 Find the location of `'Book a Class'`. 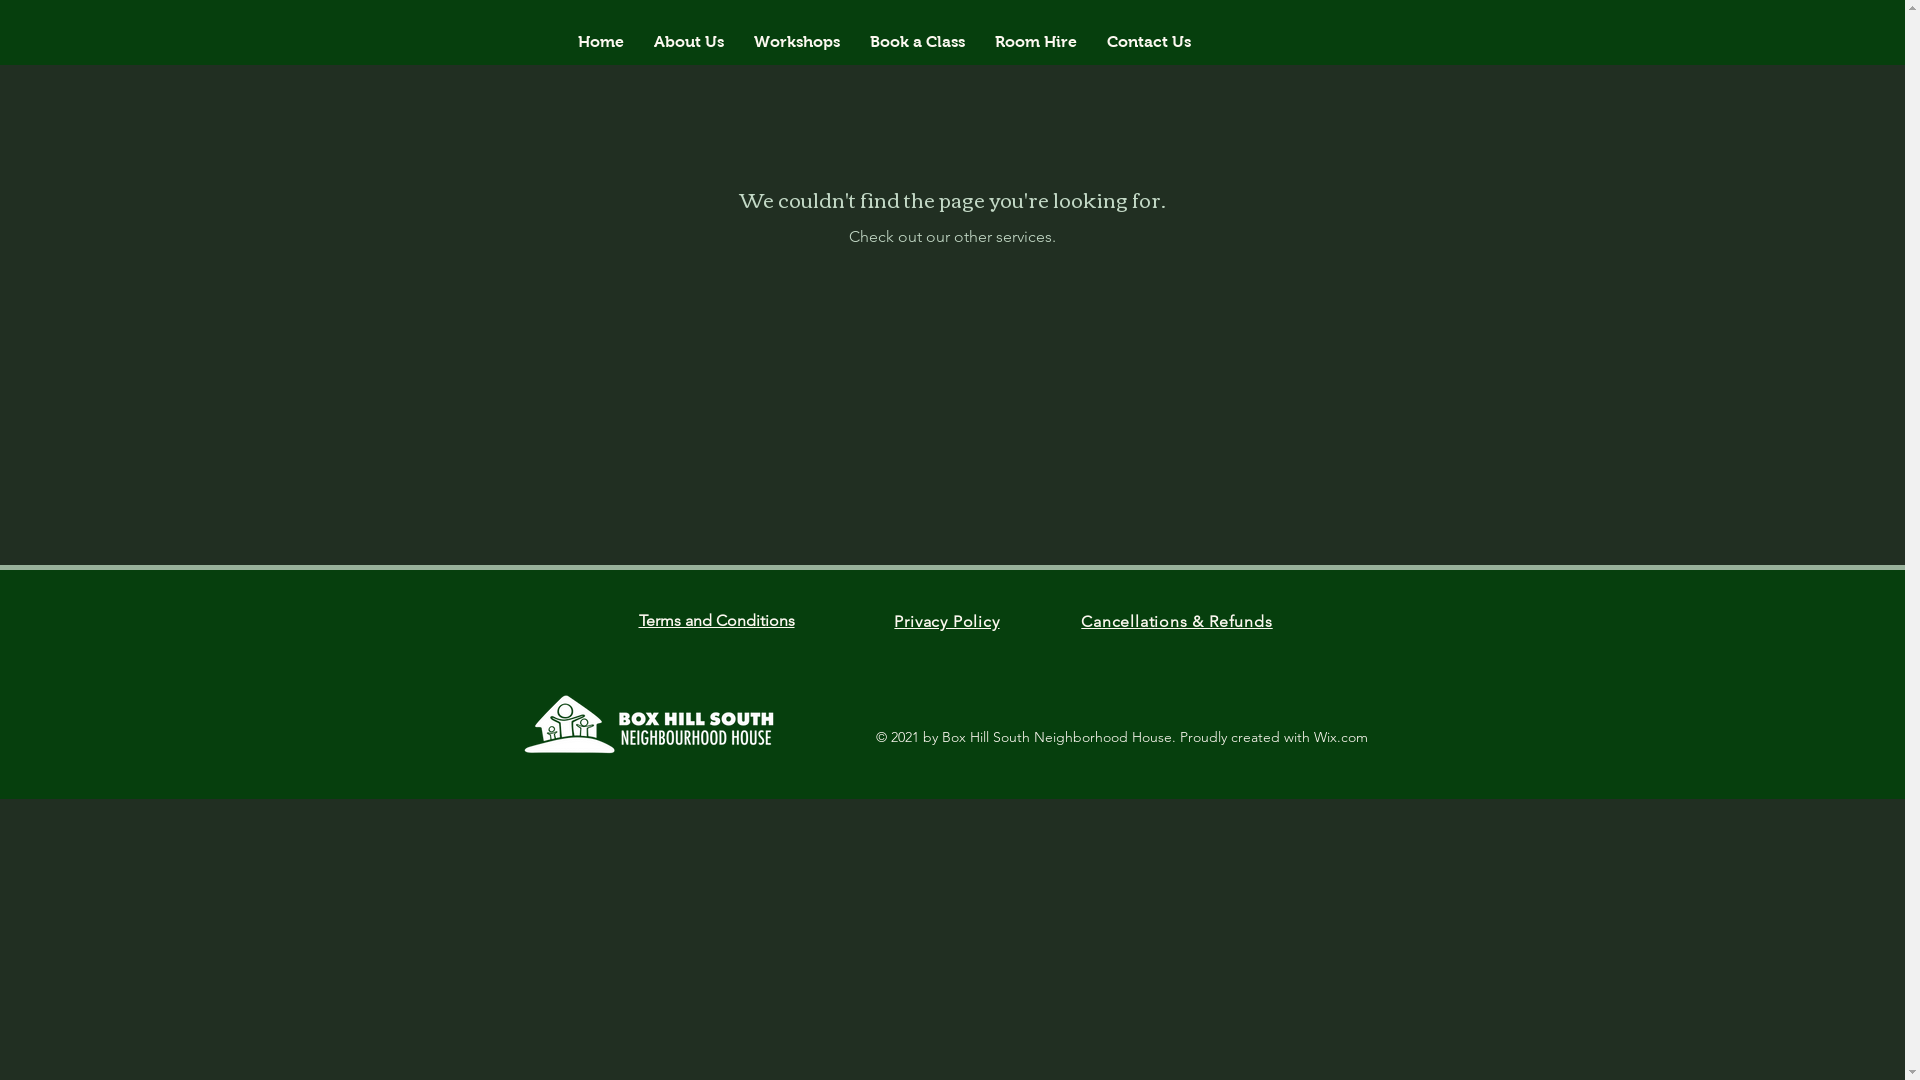

'Book a Class' is located at coordinates (916, 42).